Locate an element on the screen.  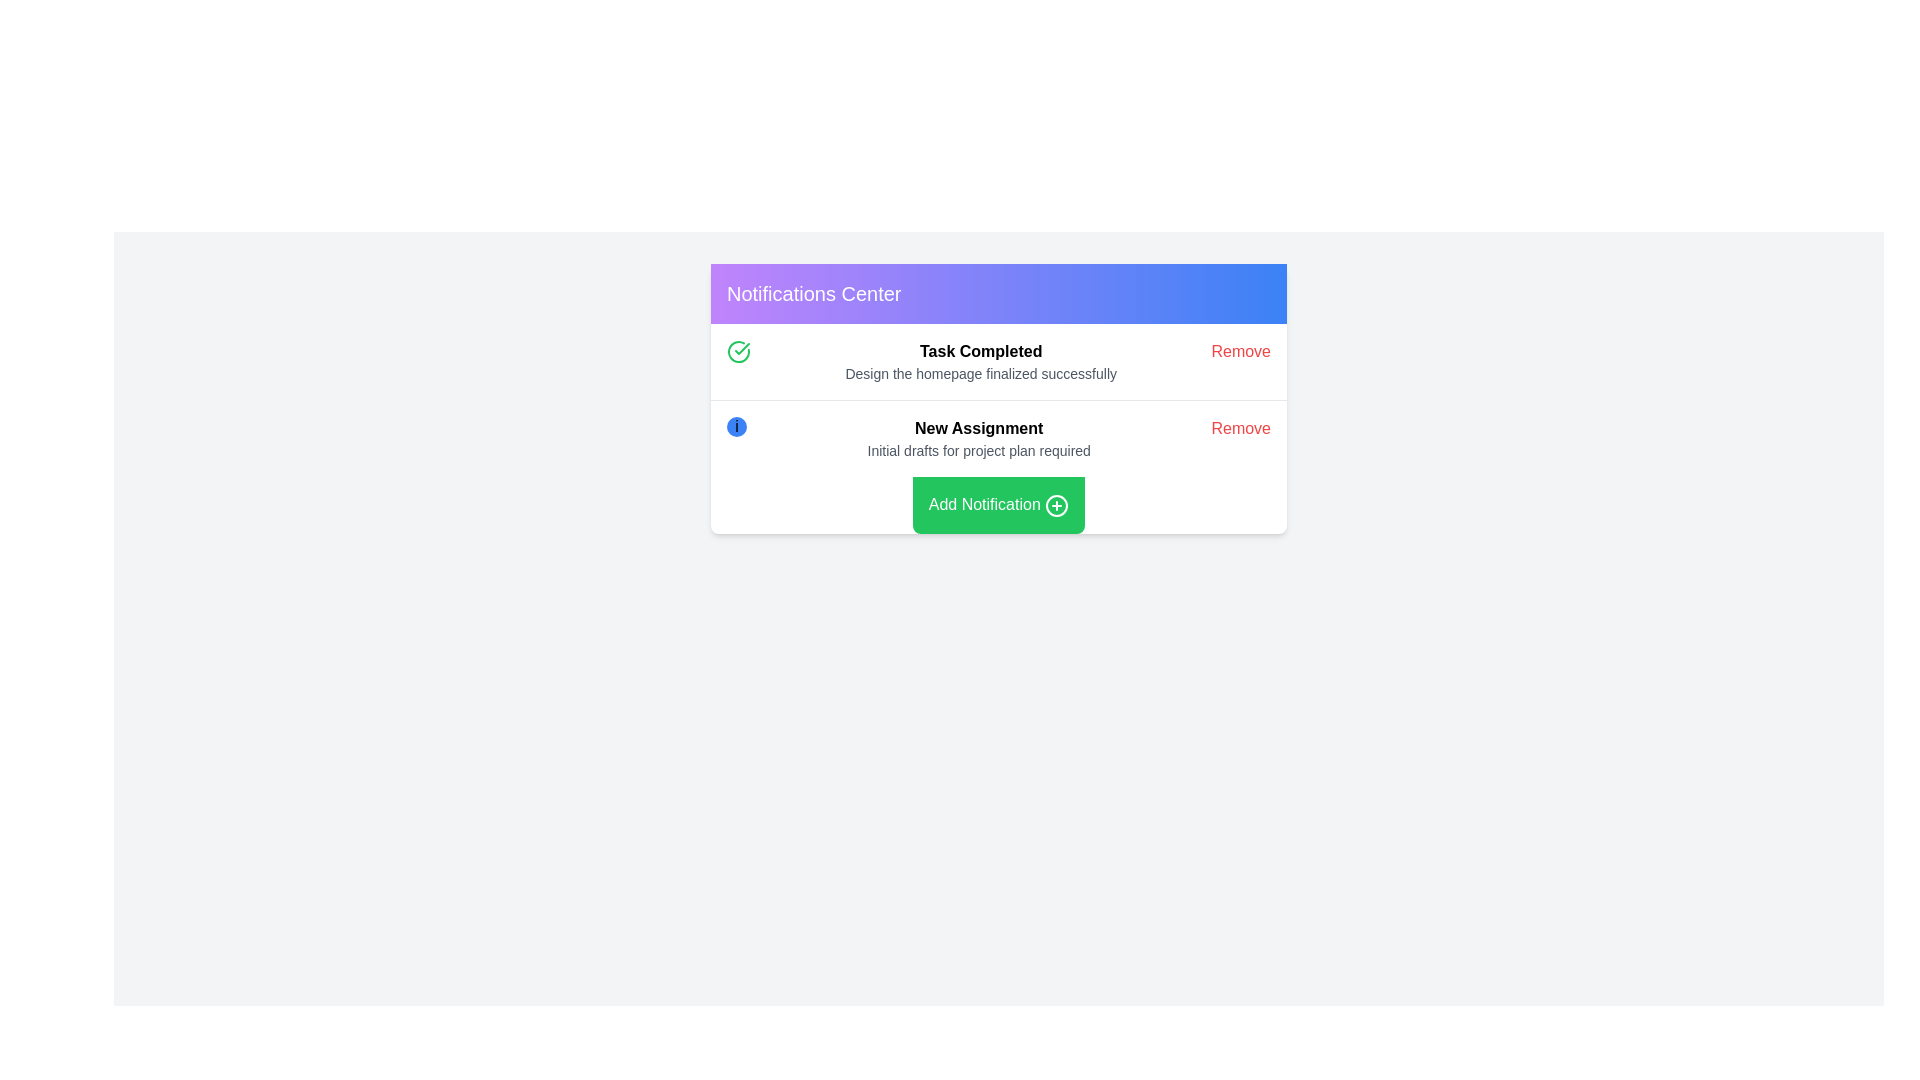
the Text Label that reads 'Design the homepage finalized successfully', which is styled in a lighter grey font and positioned directly below the 'Task Completed' label in the notification box is located at coordinates (981, 374).